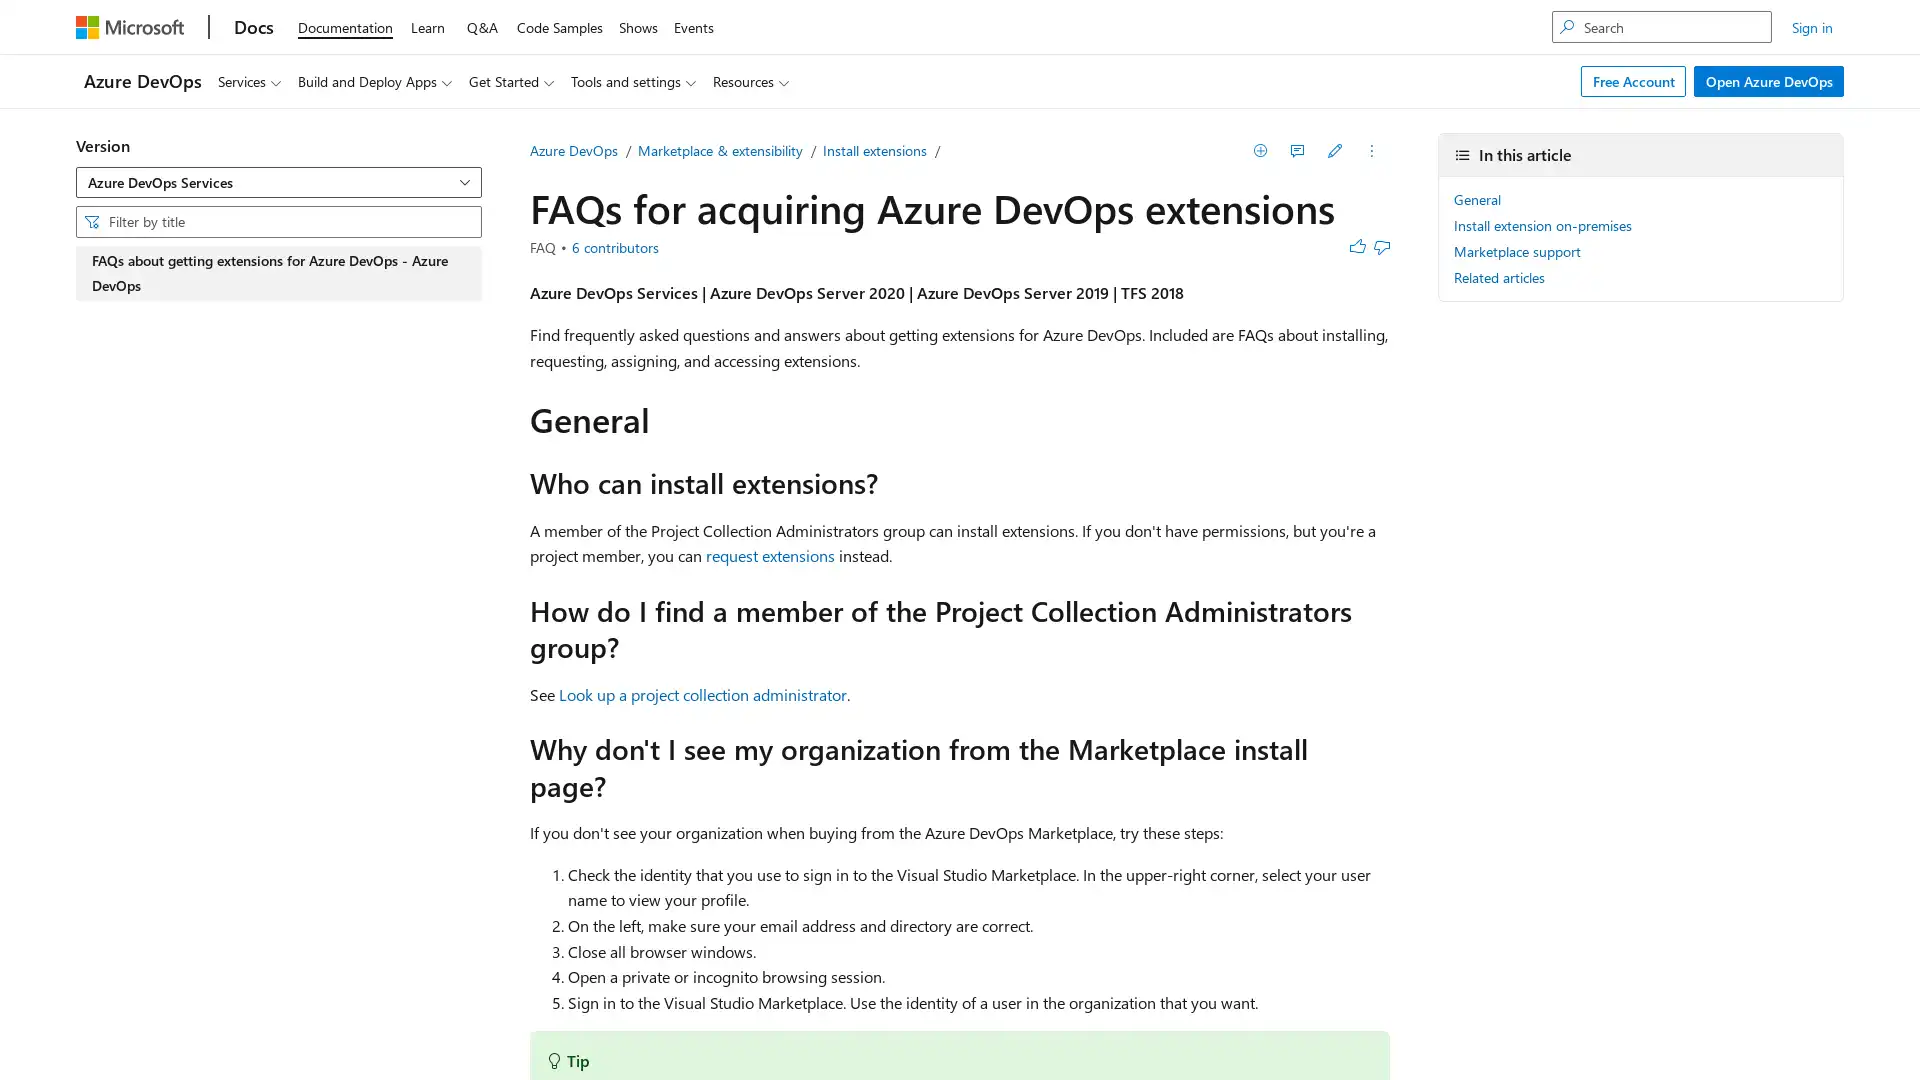 This screenshot has width=1920, height=1080. What do you see at coordinates (277, 181) in the screenshot?
I see `Azure DevOps Services` at bounding box center [277, 181].